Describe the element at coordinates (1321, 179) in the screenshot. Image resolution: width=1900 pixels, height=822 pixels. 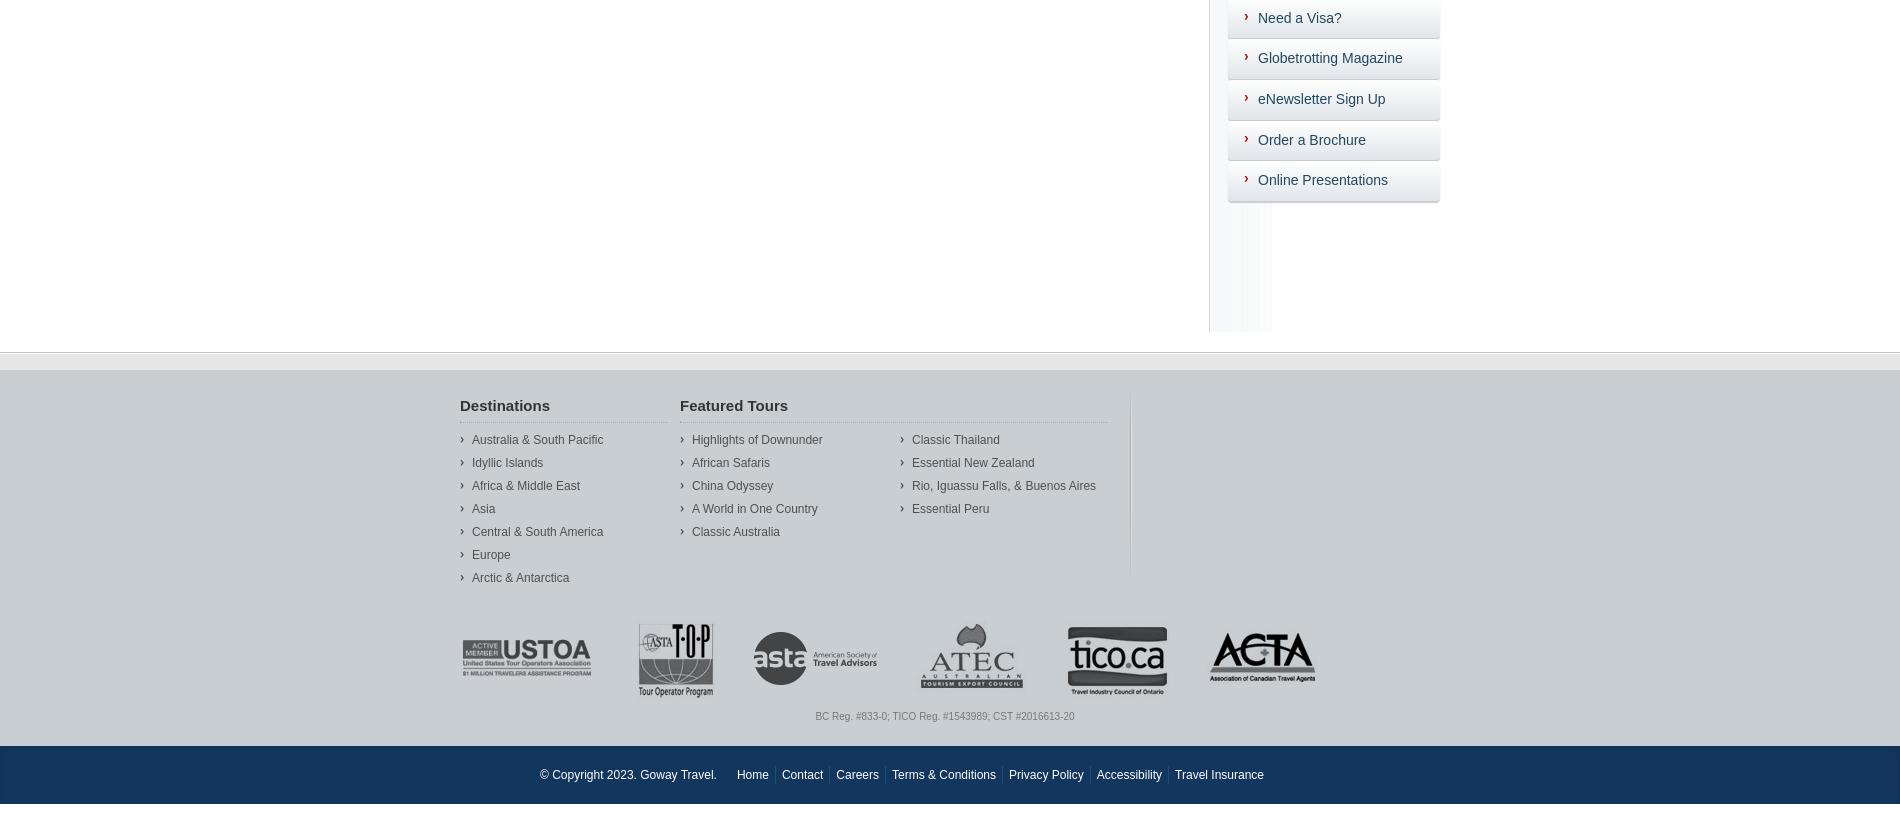
I see `'Online Presentations'` at that location.